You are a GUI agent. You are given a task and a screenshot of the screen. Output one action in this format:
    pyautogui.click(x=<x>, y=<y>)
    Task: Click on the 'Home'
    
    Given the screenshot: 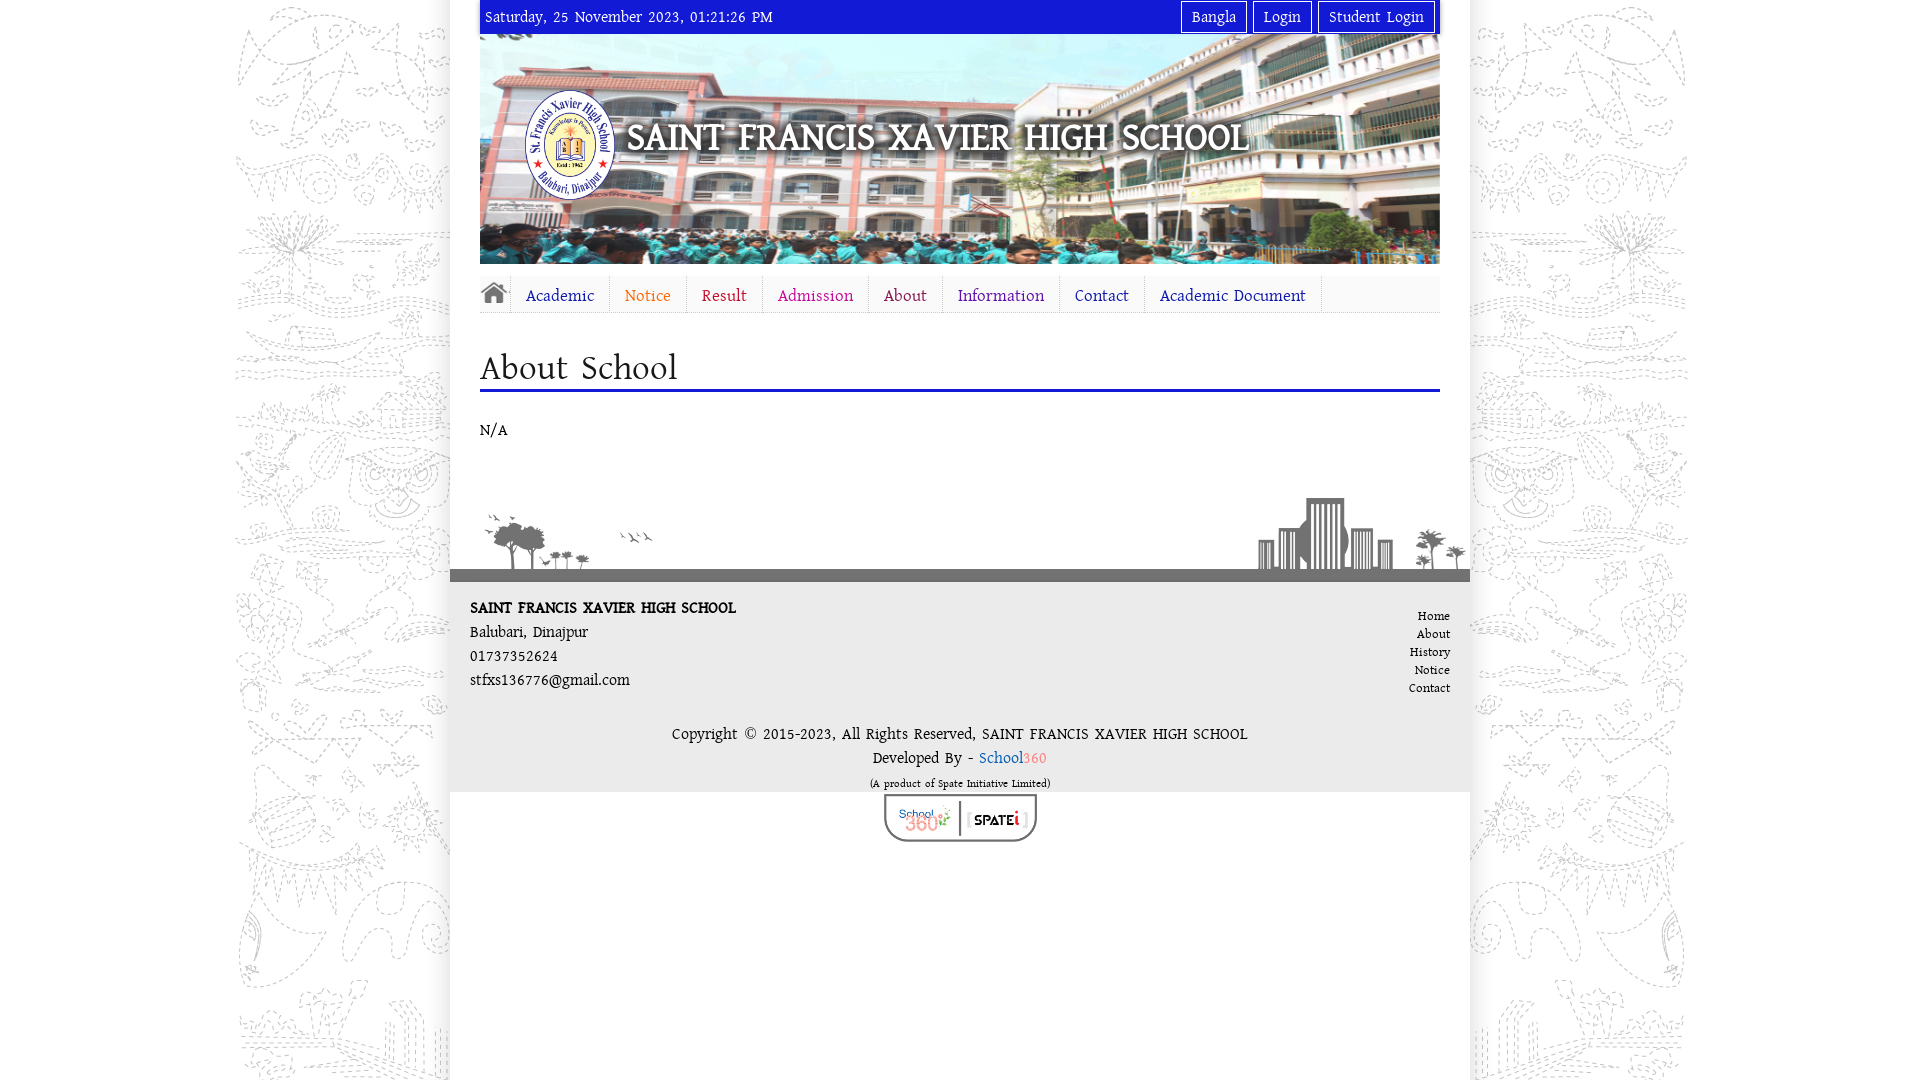 What is the action you would take?
    pyautogui.click(x=1416, y=615)
    